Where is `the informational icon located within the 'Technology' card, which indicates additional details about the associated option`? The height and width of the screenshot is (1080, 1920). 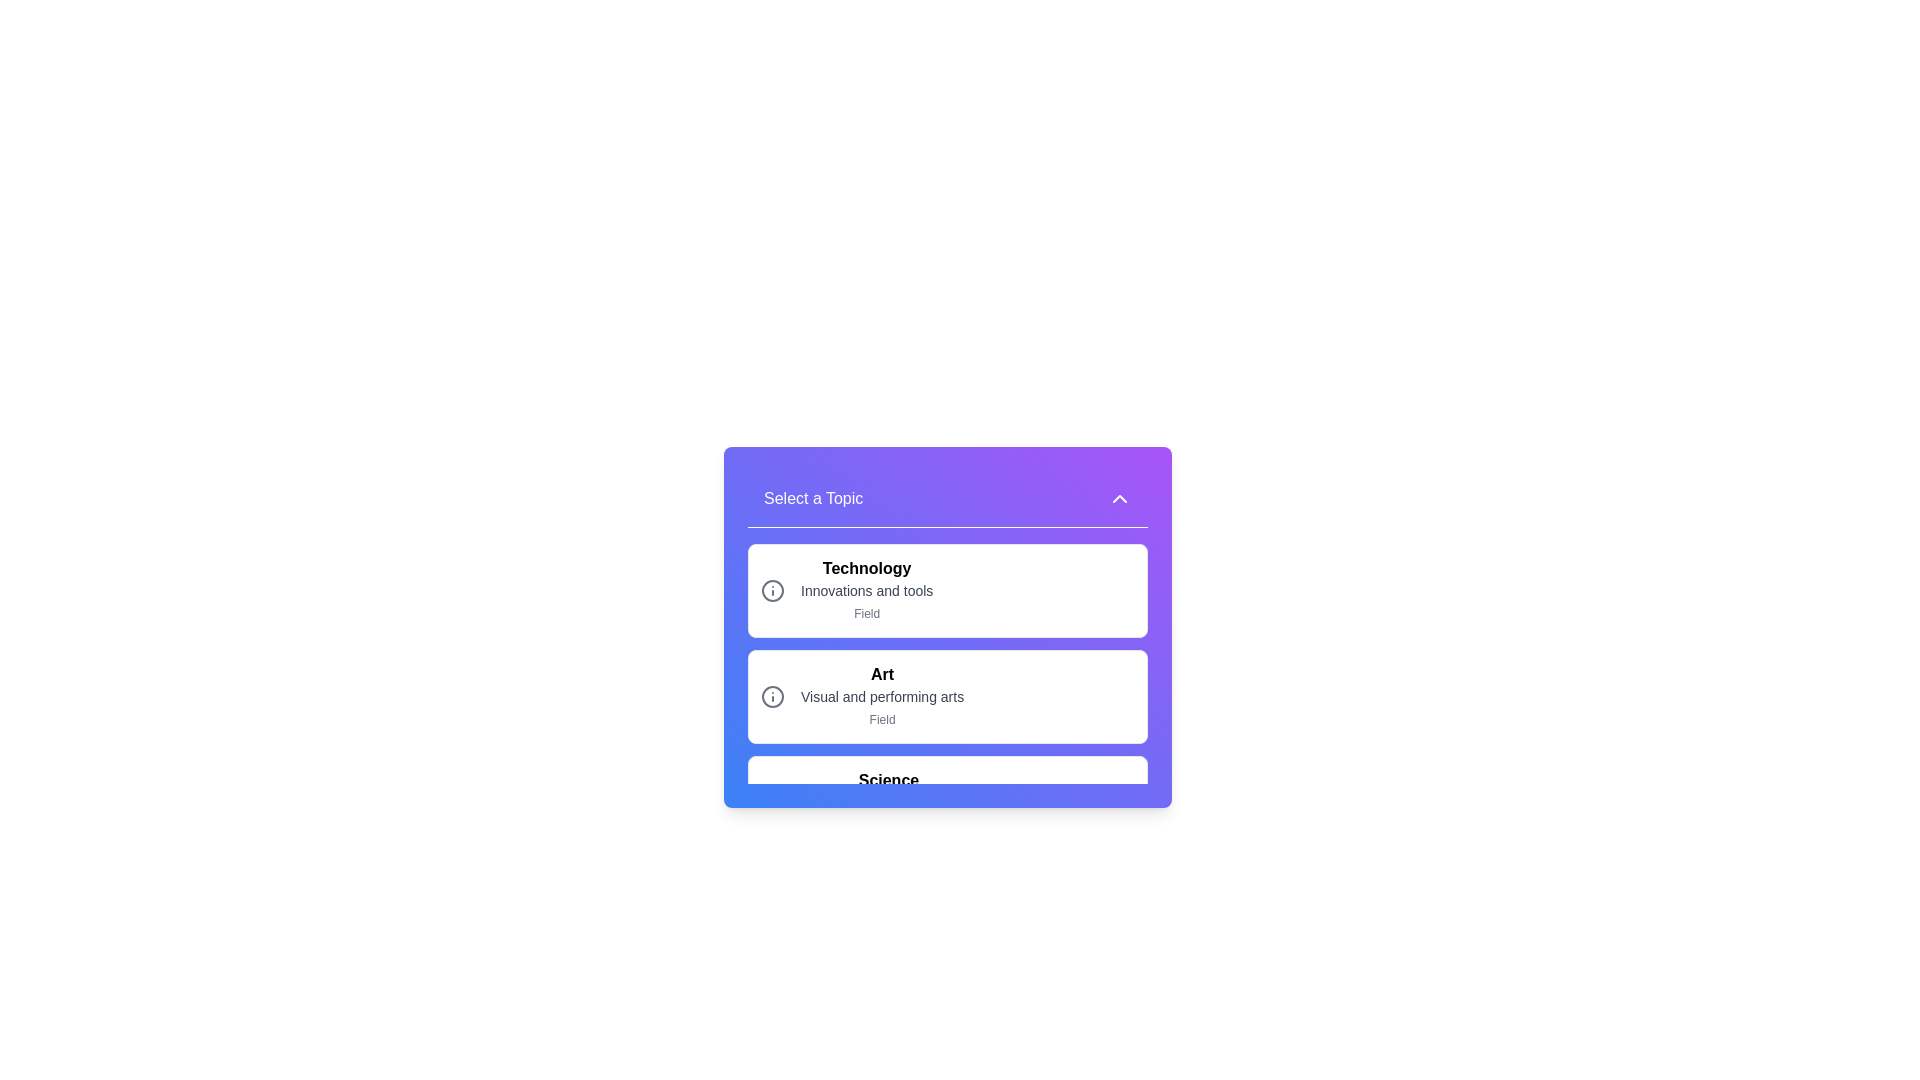
the informational icon located within the 'Technology' card, which indicates additional details about the associated option is located at coordinates (771, 589).